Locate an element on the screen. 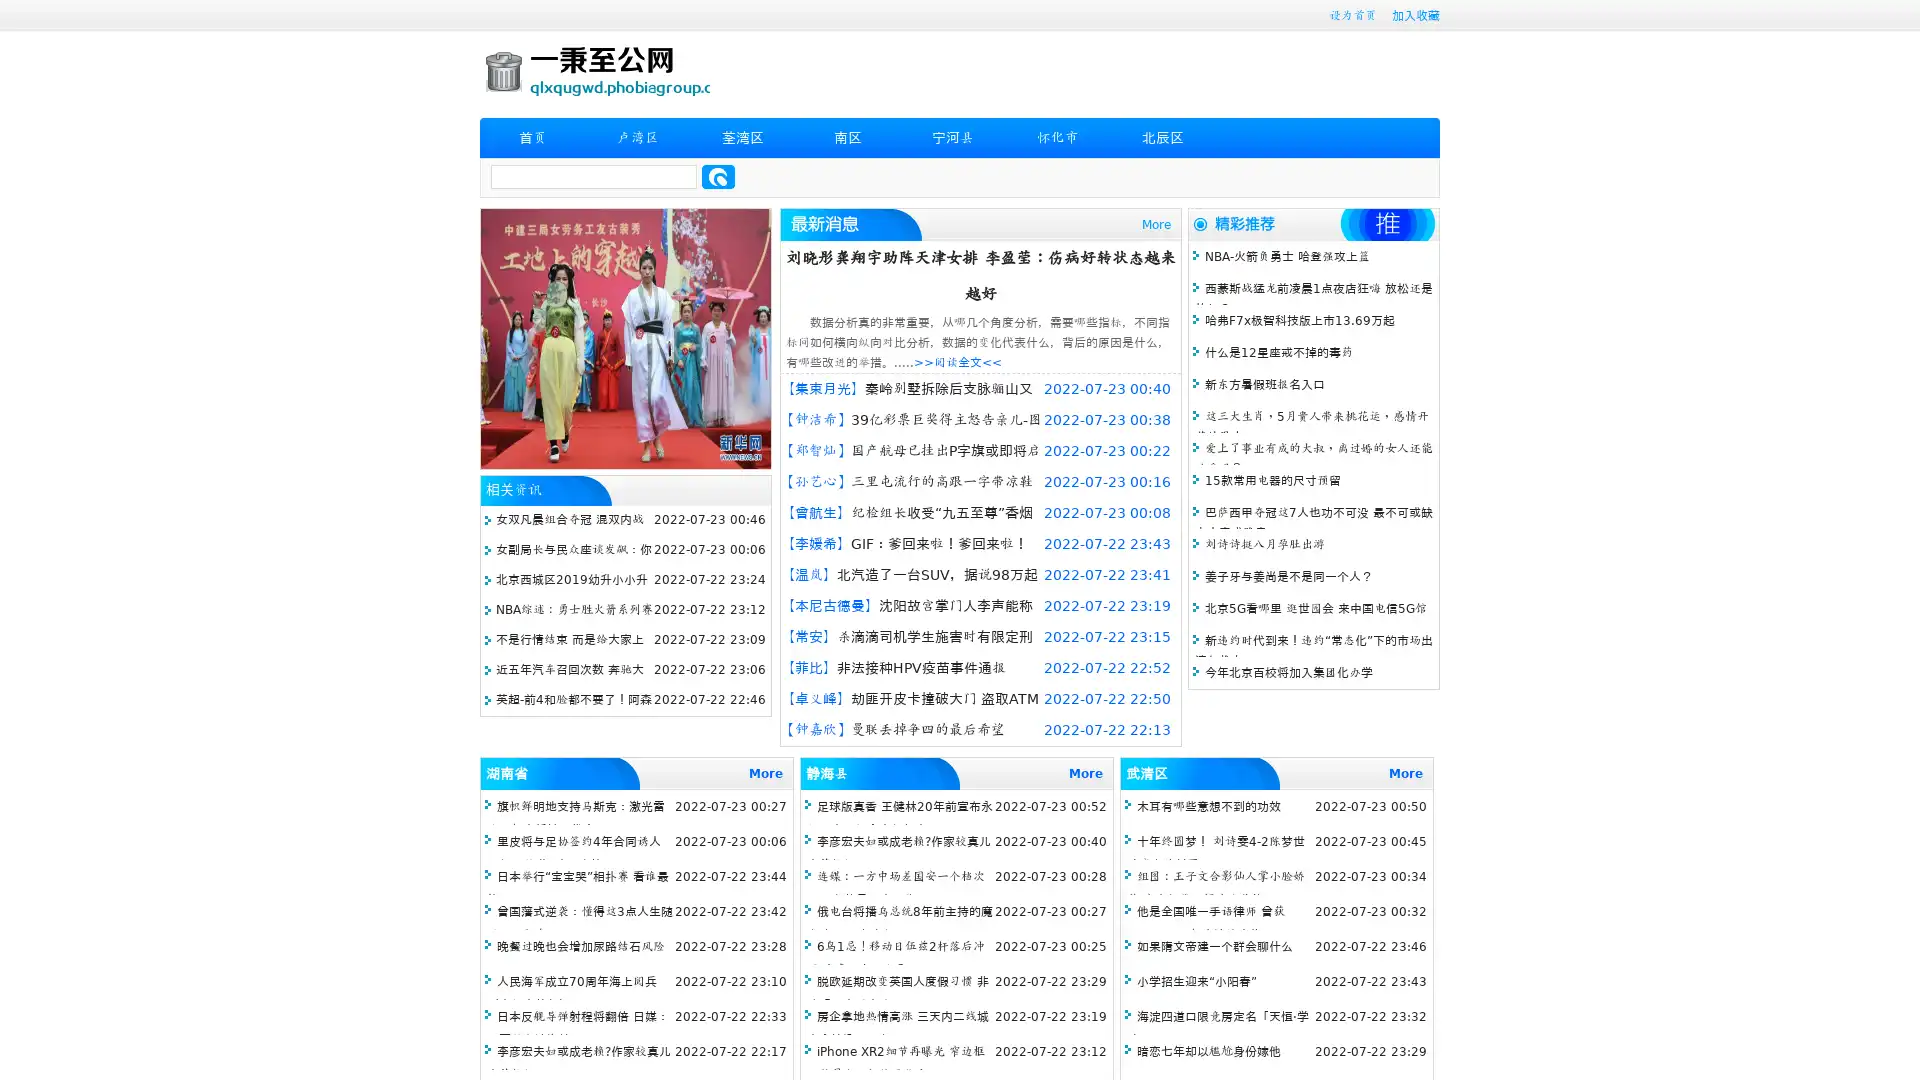 The height and width of the screenshot is (1080, 1920). Search is located at coordinates (718, 176).